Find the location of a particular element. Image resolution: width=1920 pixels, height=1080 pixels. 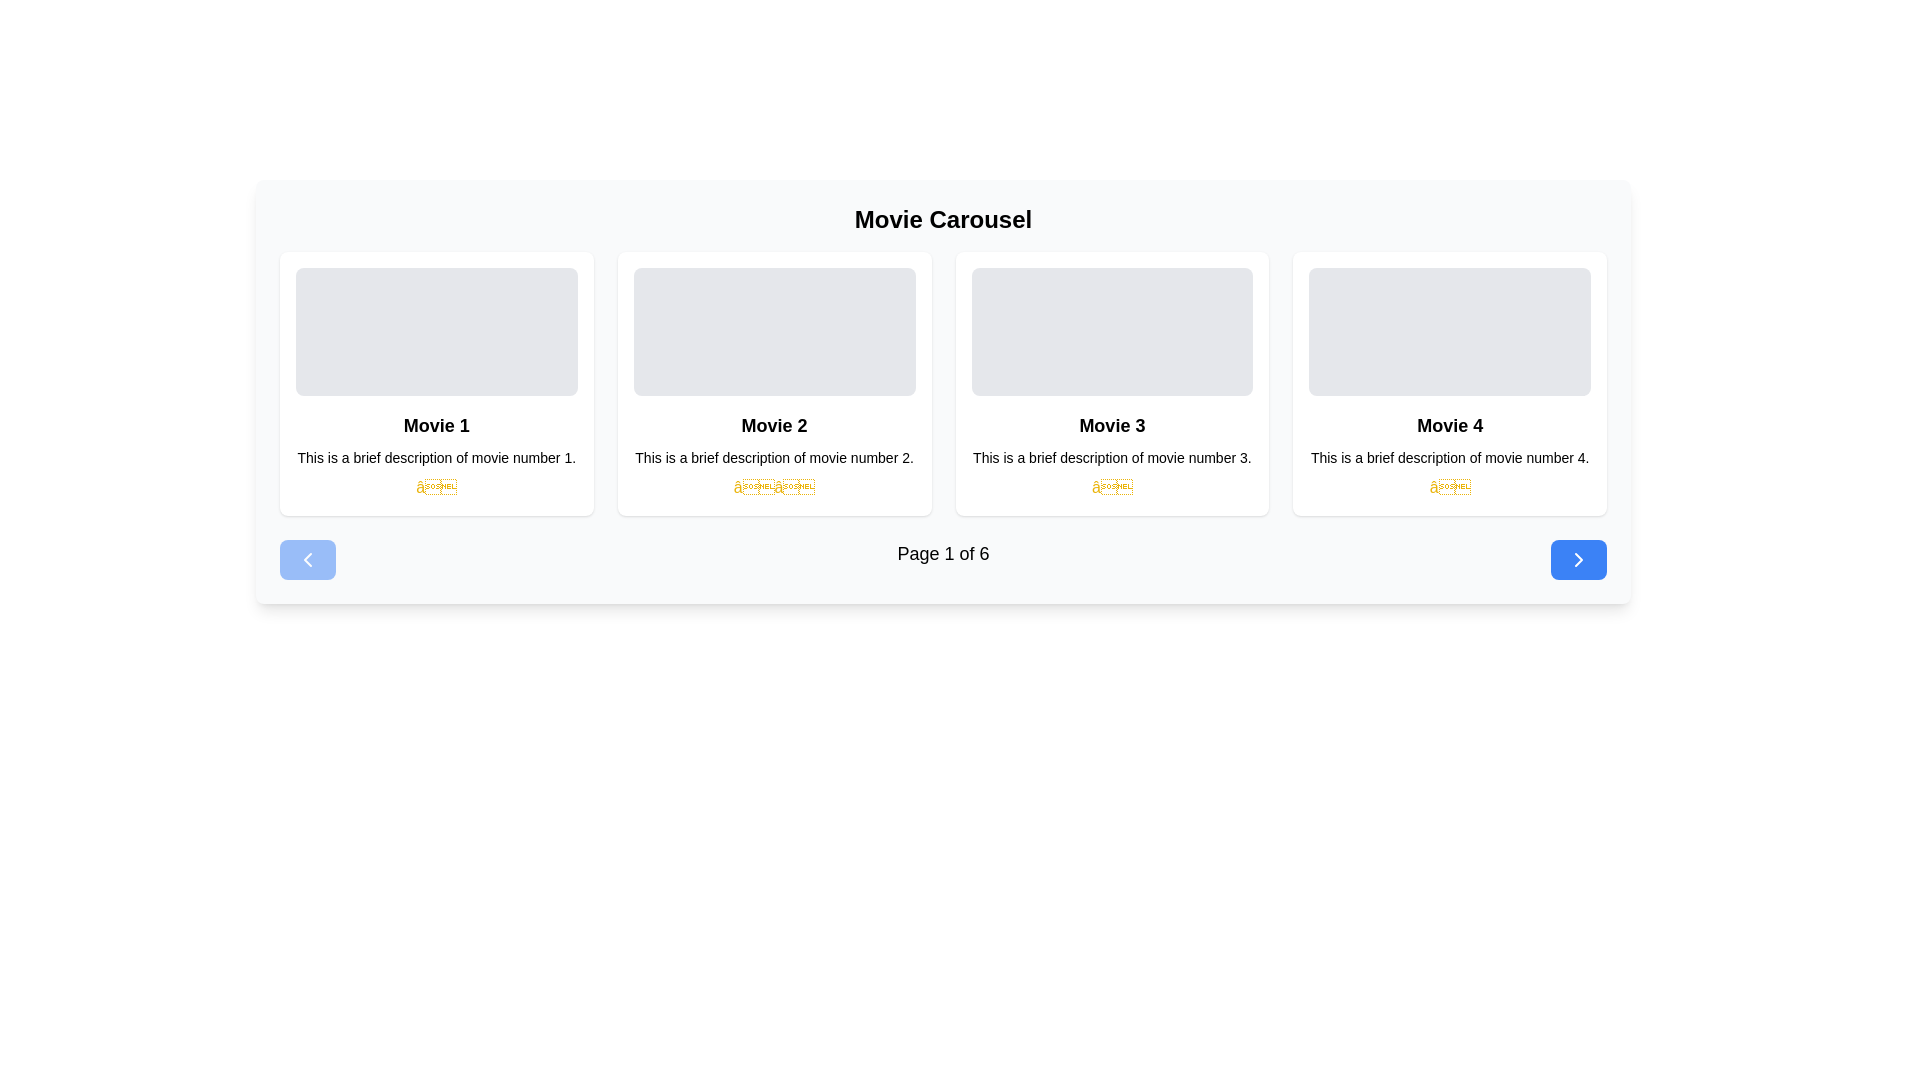

the text label that serves as the title of the content in the third card from the left in the horizontal carousel, positioned below the image placeholder and above the description text is located at coordinates (1111, 424).